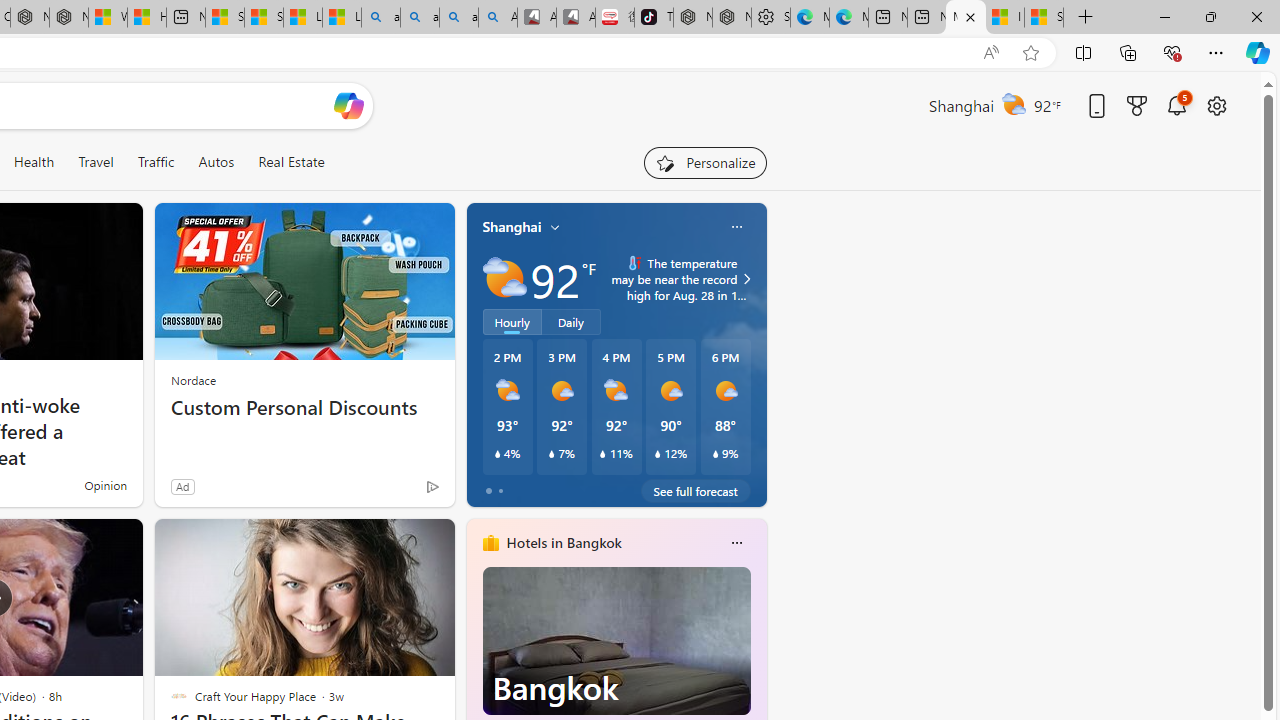 This screenshot has height=720, width=1280. Describe the element at coordinates (654, 17) in the screenshot. I see `'TikTok'` at that location.